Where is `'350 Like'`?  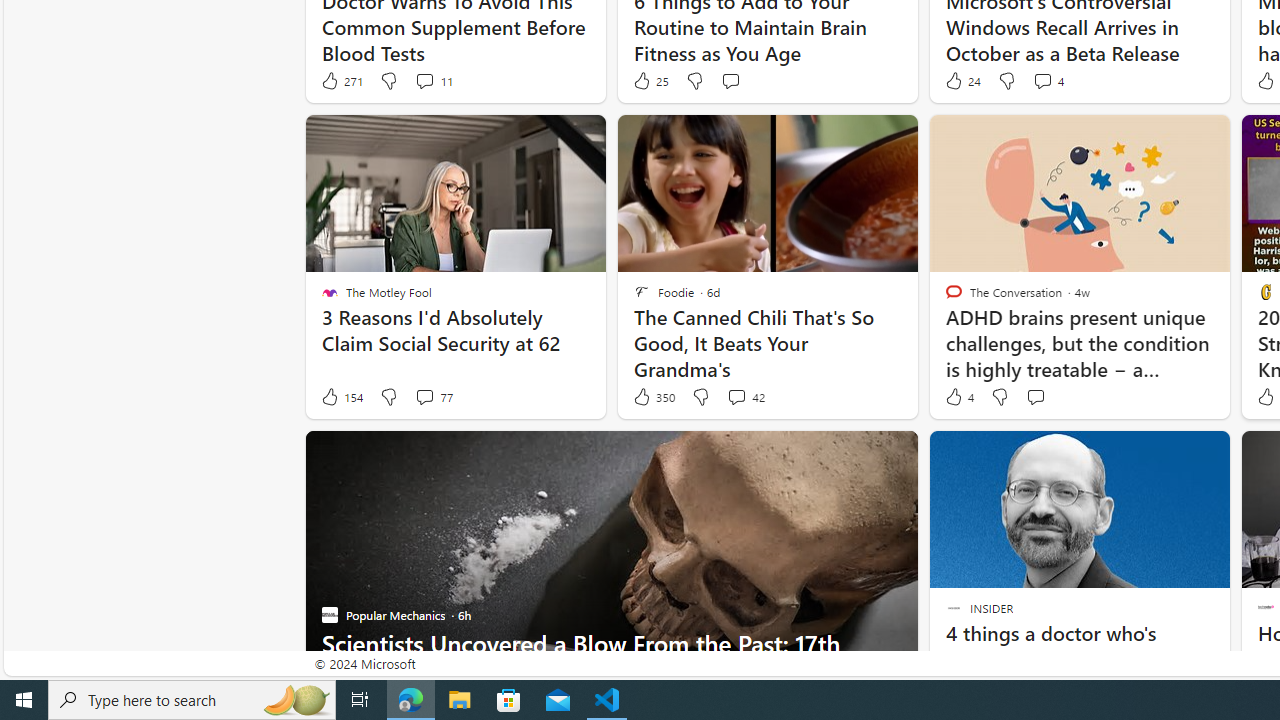 '350 Like' is located at coordinates (653, 397).